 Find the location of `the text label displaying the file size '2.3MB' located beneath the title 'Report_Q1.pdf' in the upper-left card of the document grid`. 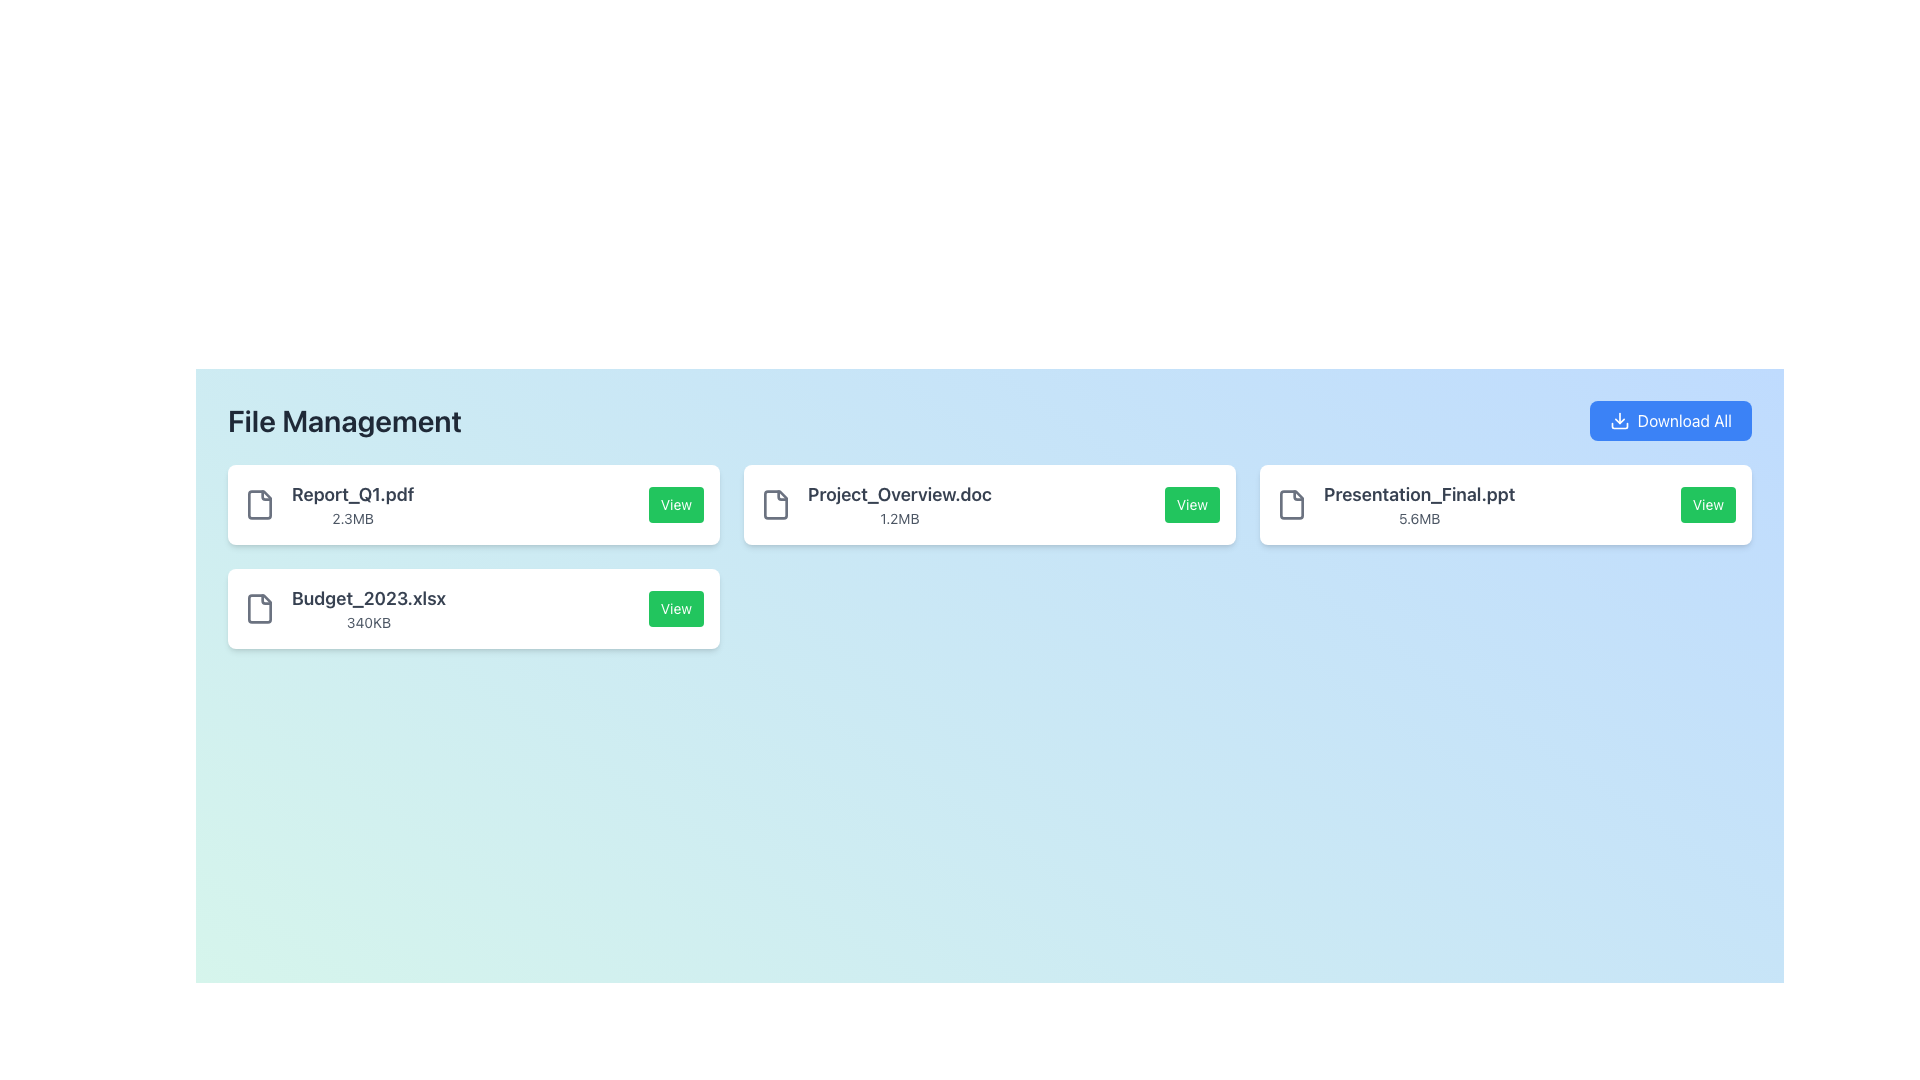

the text label displaying the file size '2.3MB' located beneath the title 'Report_Q1.pdf' in the upper-left card of the document grid is located at coordinates (353, 518).